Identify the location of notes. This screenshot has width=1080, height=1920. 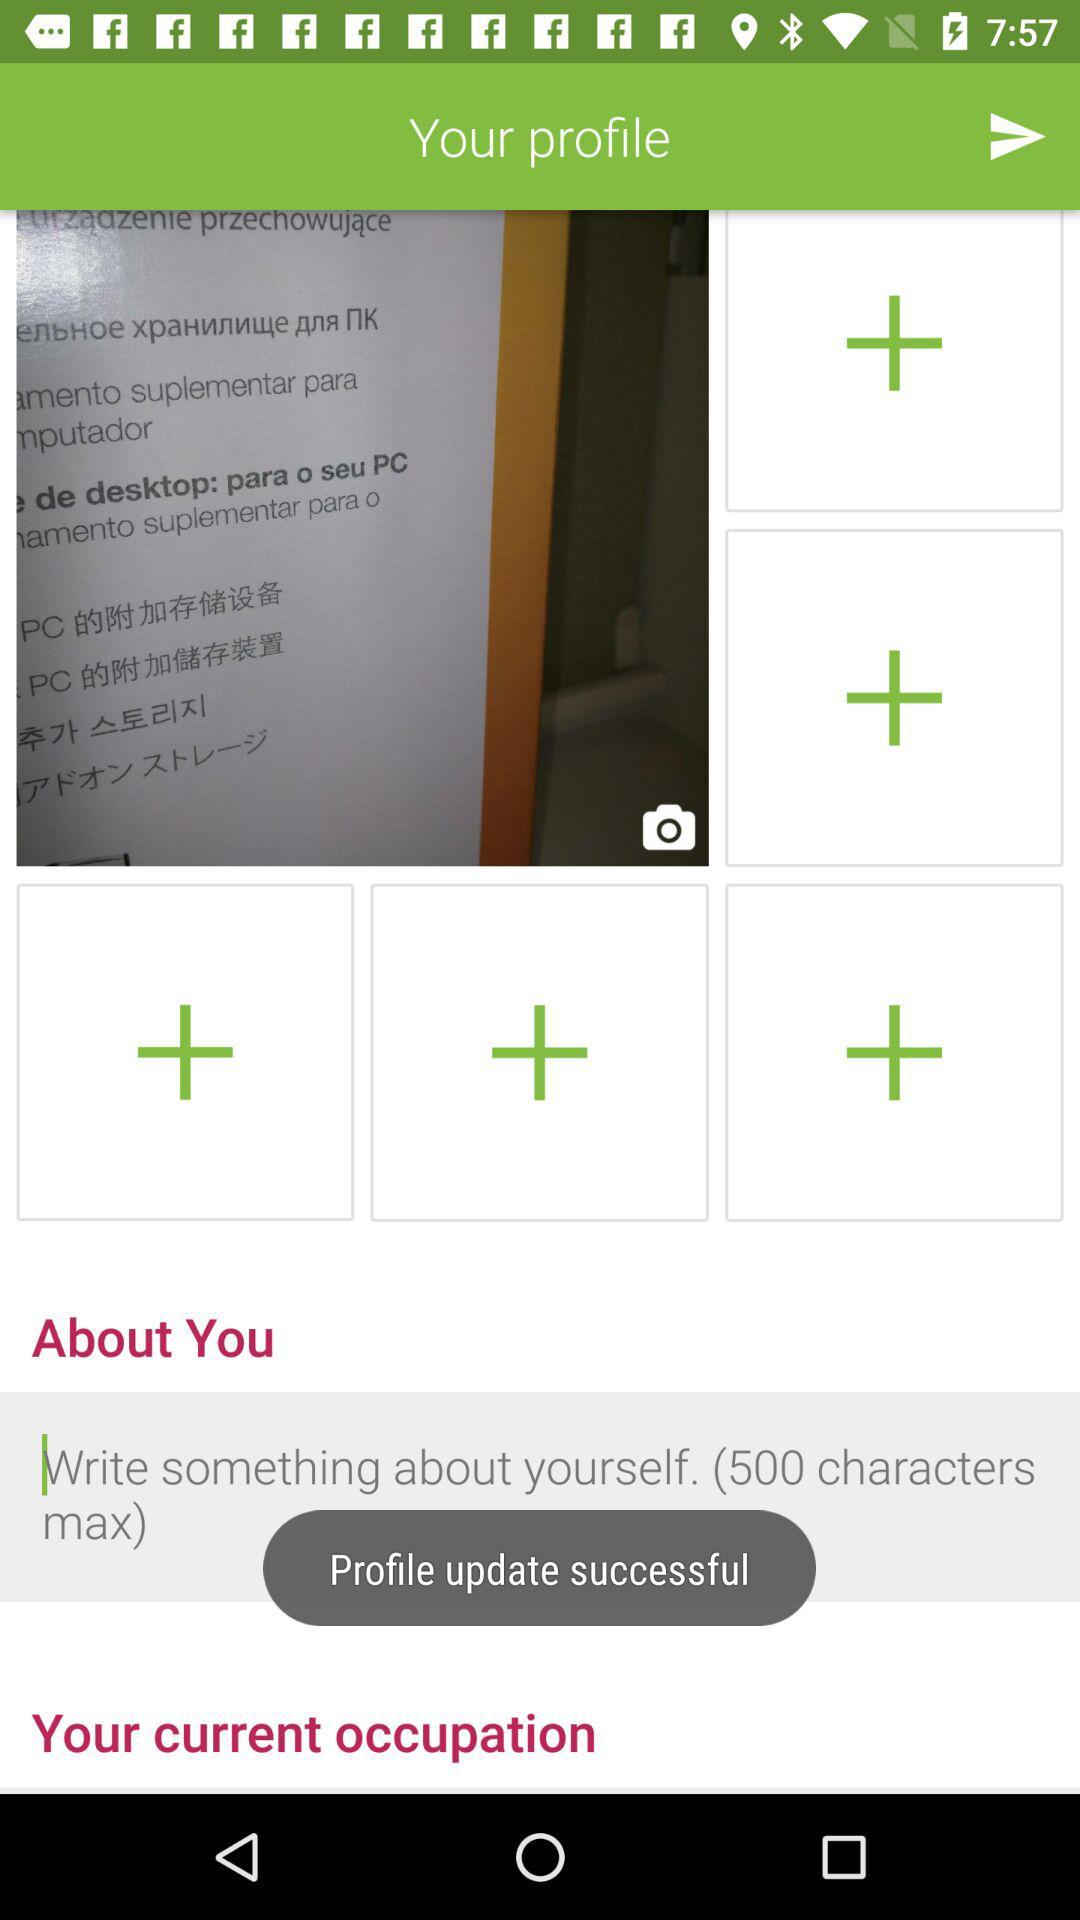
(538, 1051).